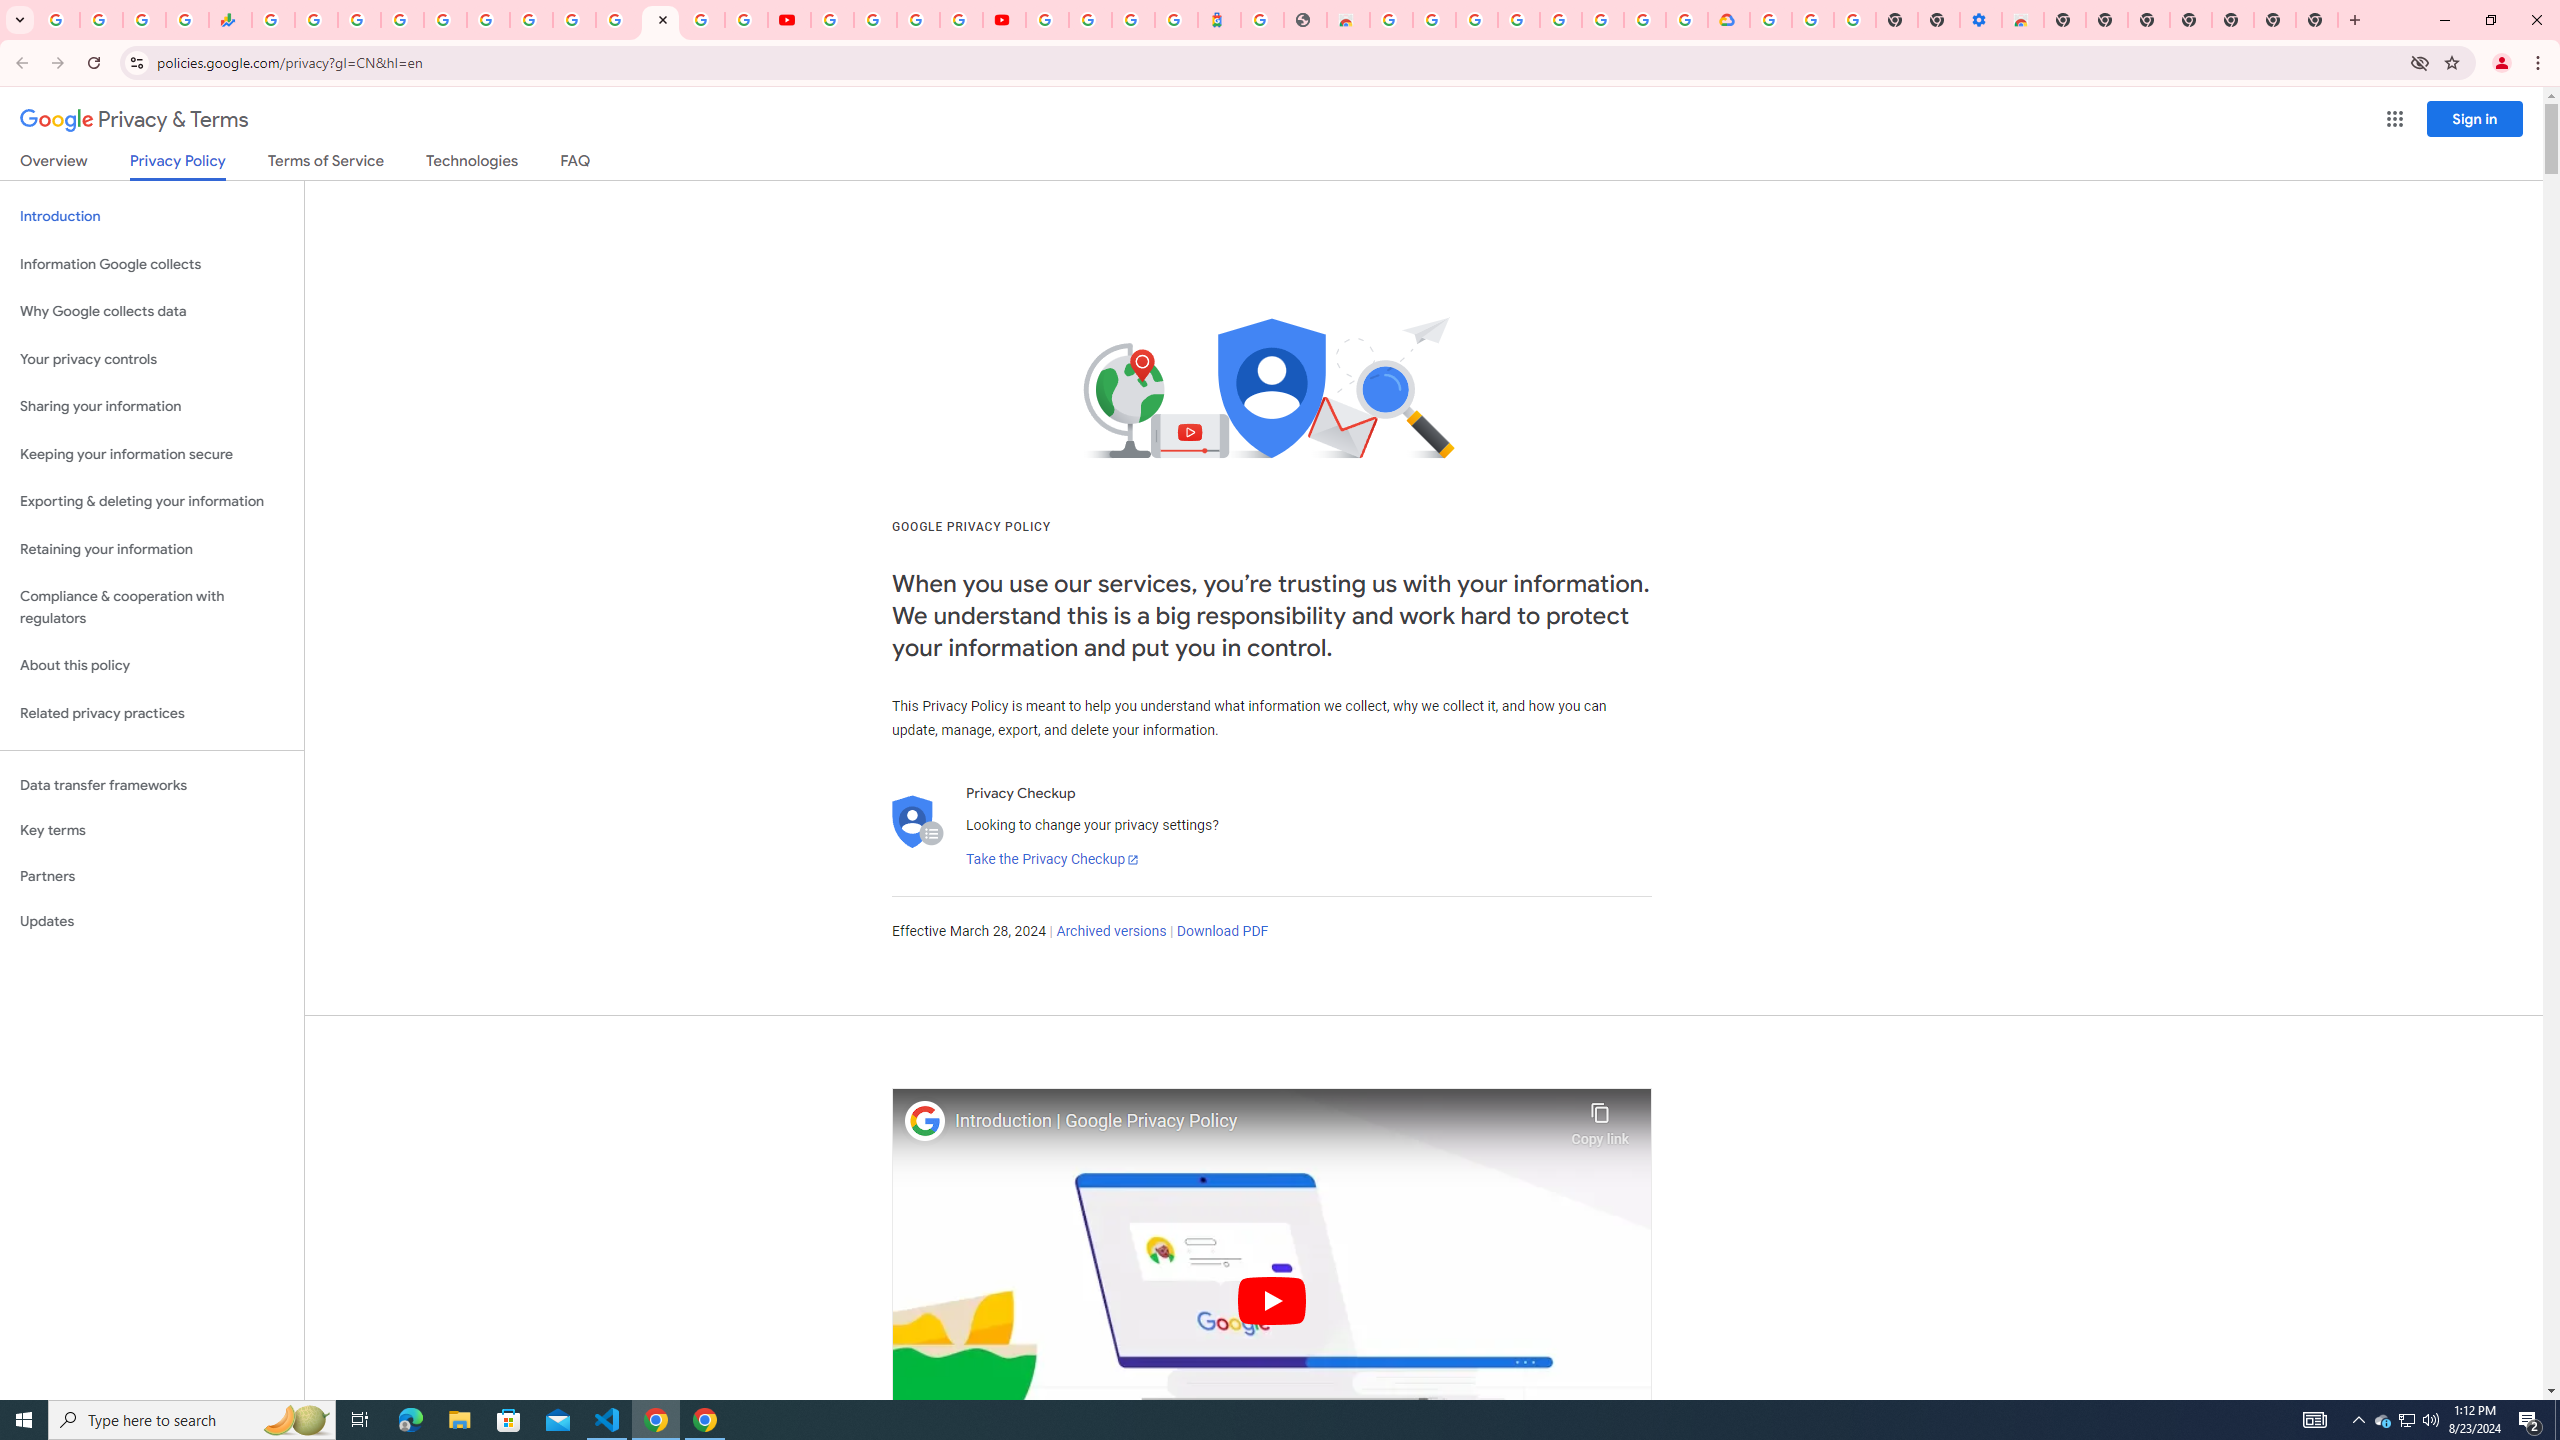 The image size is (2560, 1440). What do you see at coordinates (1002, 19) in the screenshot?
I see `'Content Creator Programs & Opportunities - YouTube Creators'` at bounding box center [1002, 19].